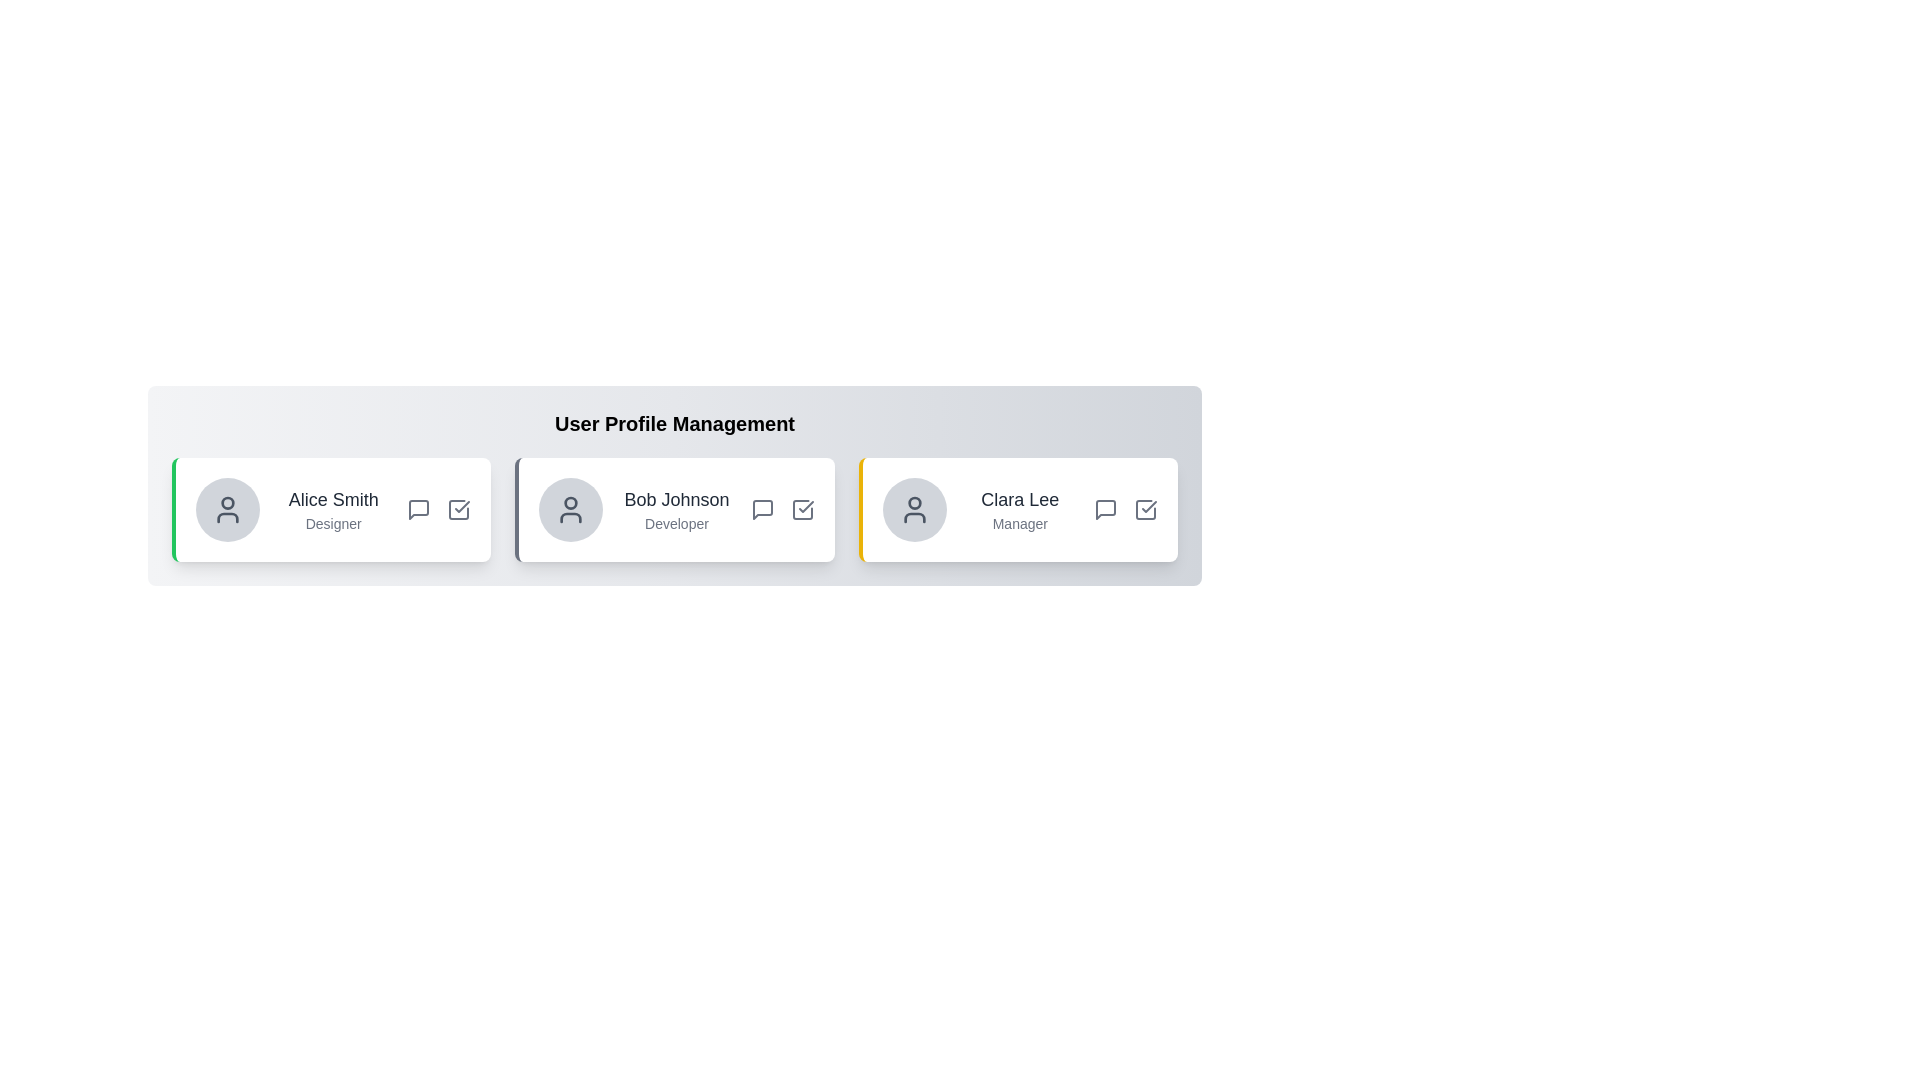 The image size is (1920, 1080). I want to click on the checkmark icon button located at the bottom-left of Alice Smith's user card to confirm the selection, so click(458, 508).